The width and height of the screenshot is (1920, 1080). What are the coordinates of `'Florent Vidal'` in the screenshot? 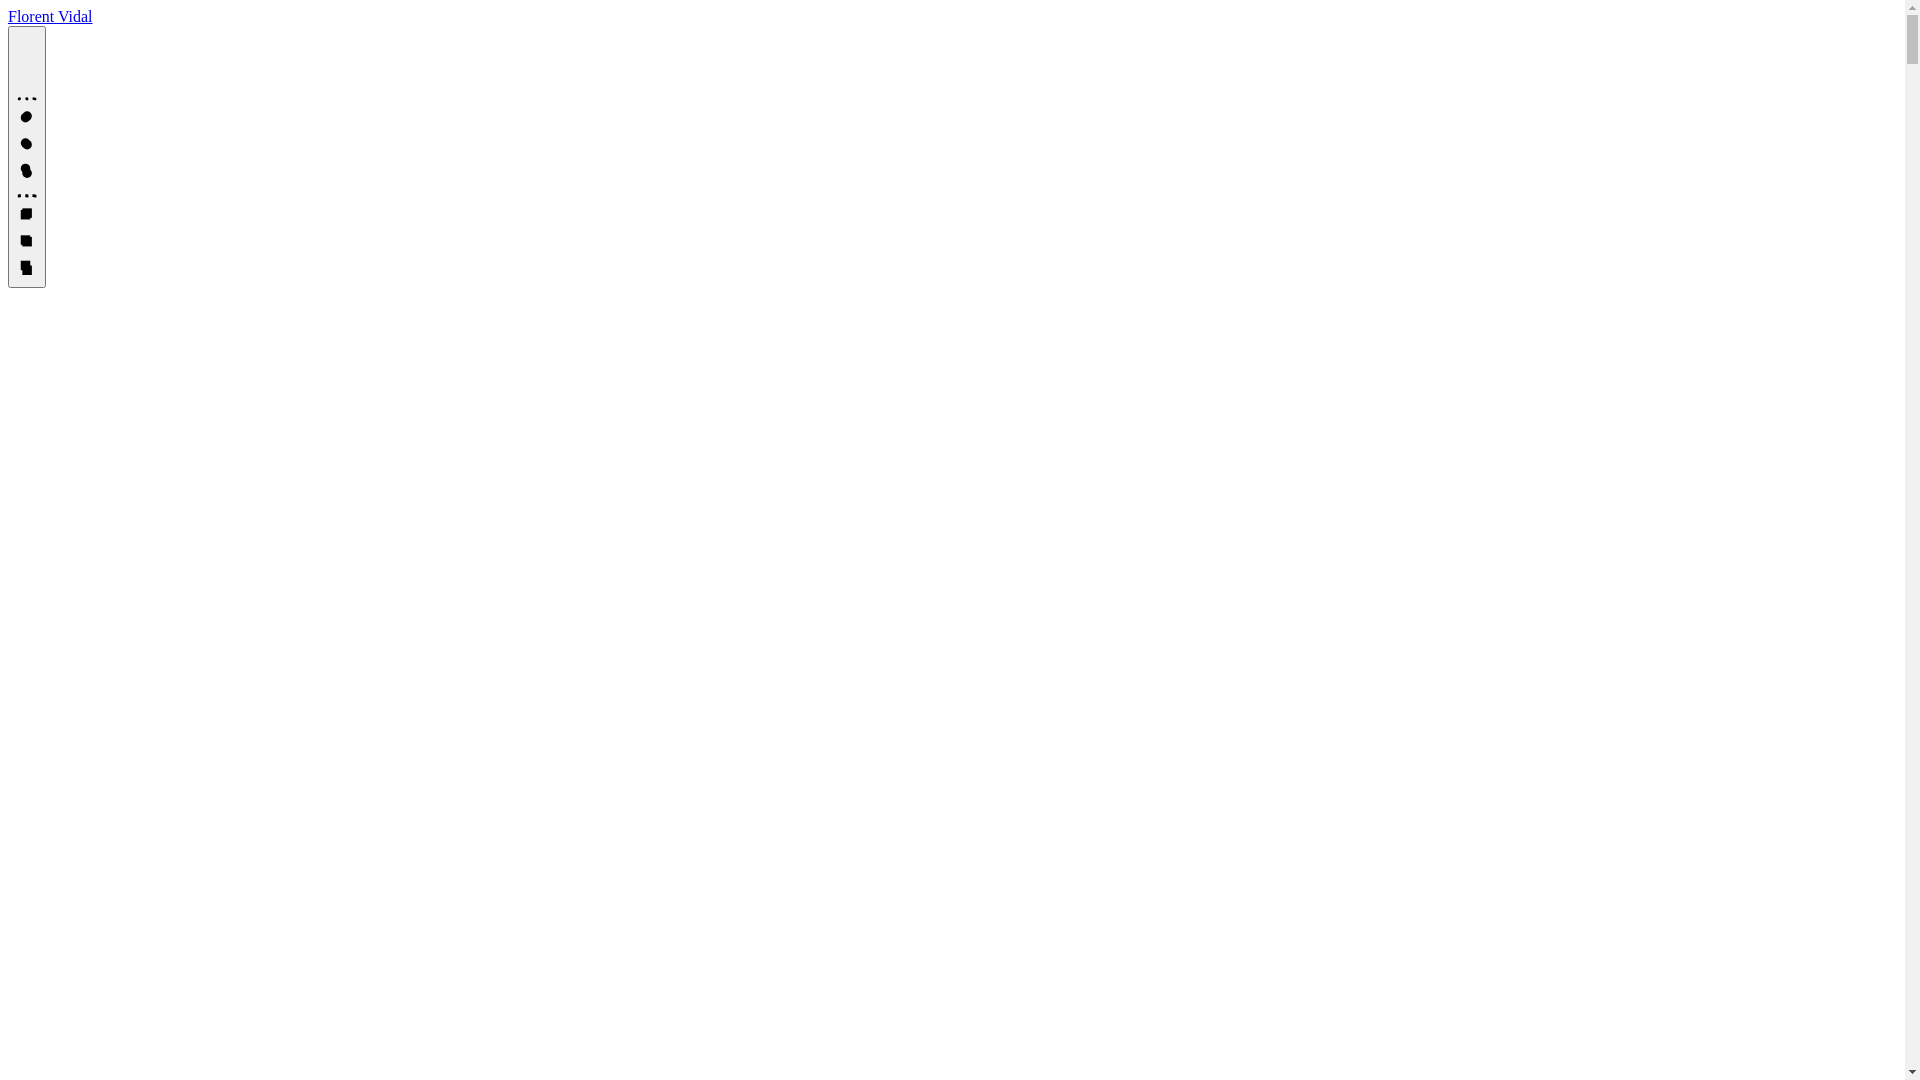 It's located at (50, 16).